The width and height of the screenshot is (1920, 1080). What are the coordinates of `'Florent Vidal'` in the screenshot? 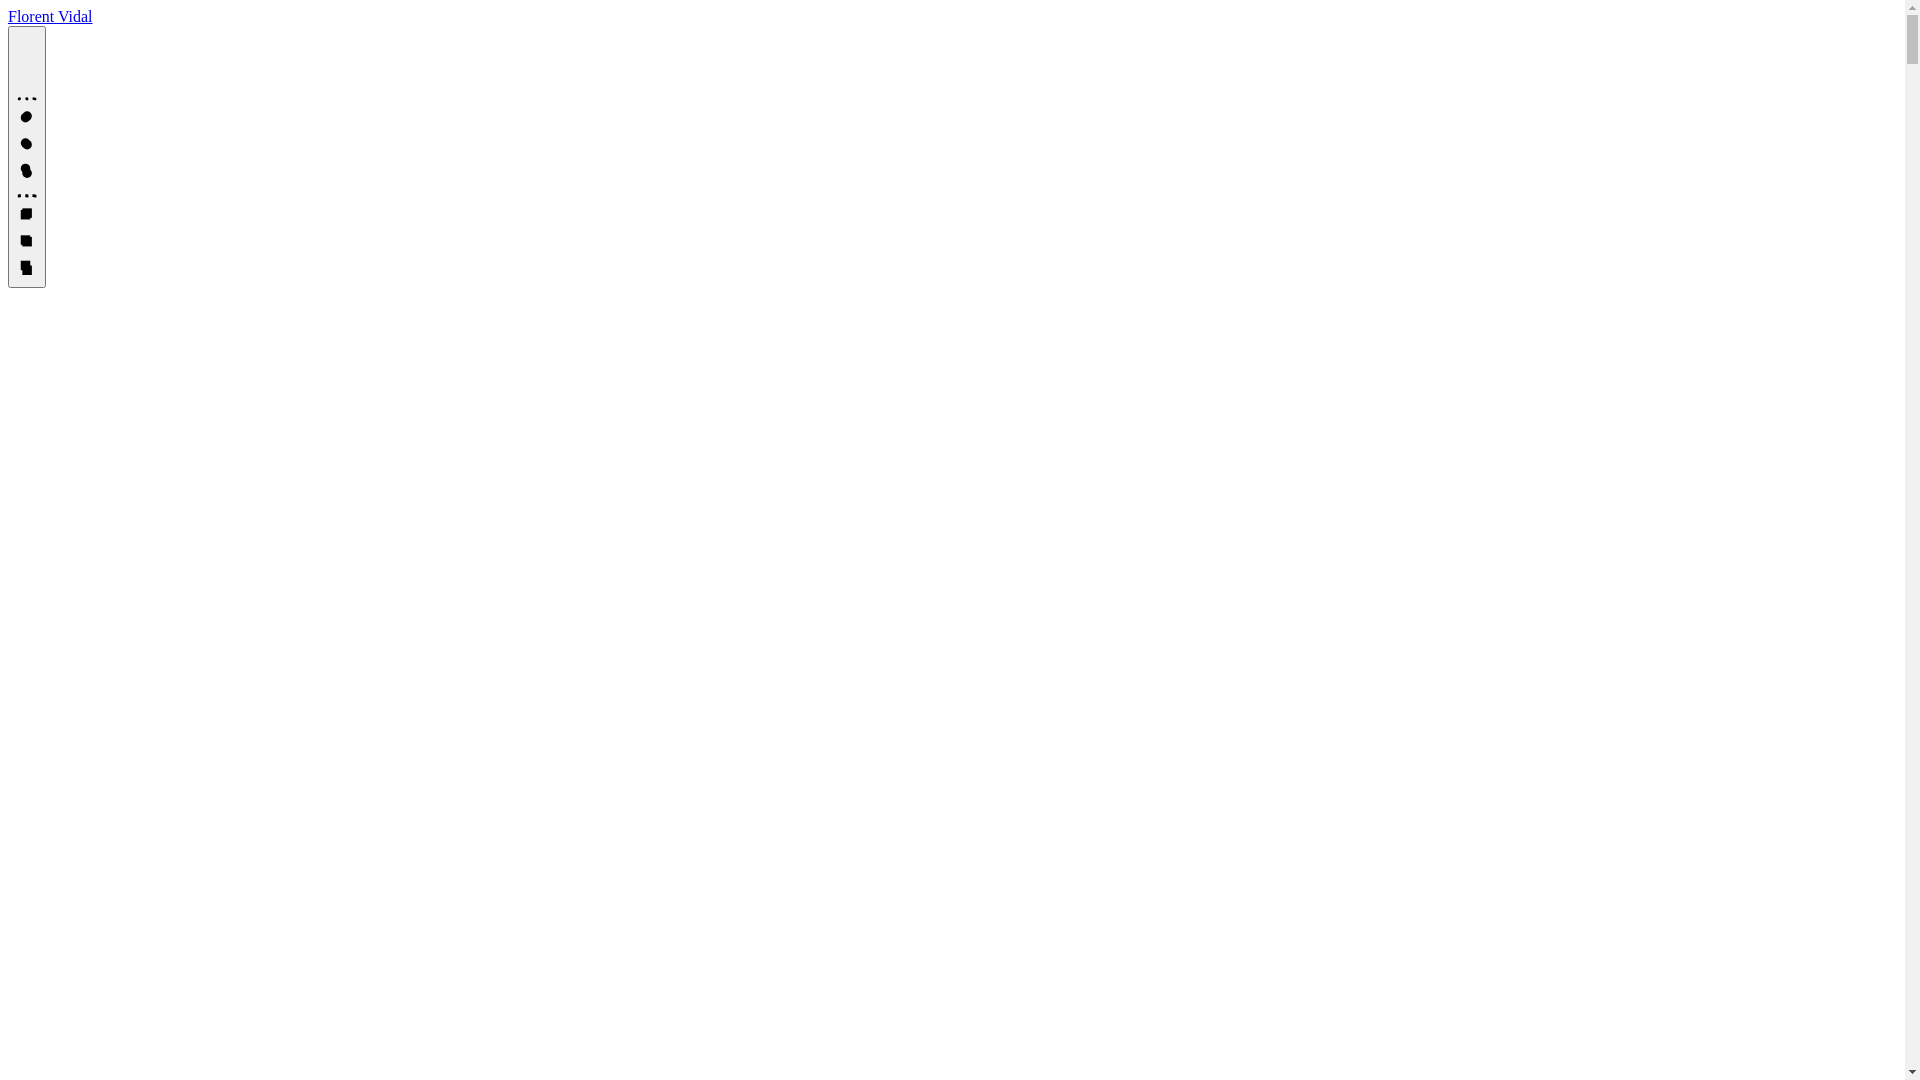 It's located at (50, 16).